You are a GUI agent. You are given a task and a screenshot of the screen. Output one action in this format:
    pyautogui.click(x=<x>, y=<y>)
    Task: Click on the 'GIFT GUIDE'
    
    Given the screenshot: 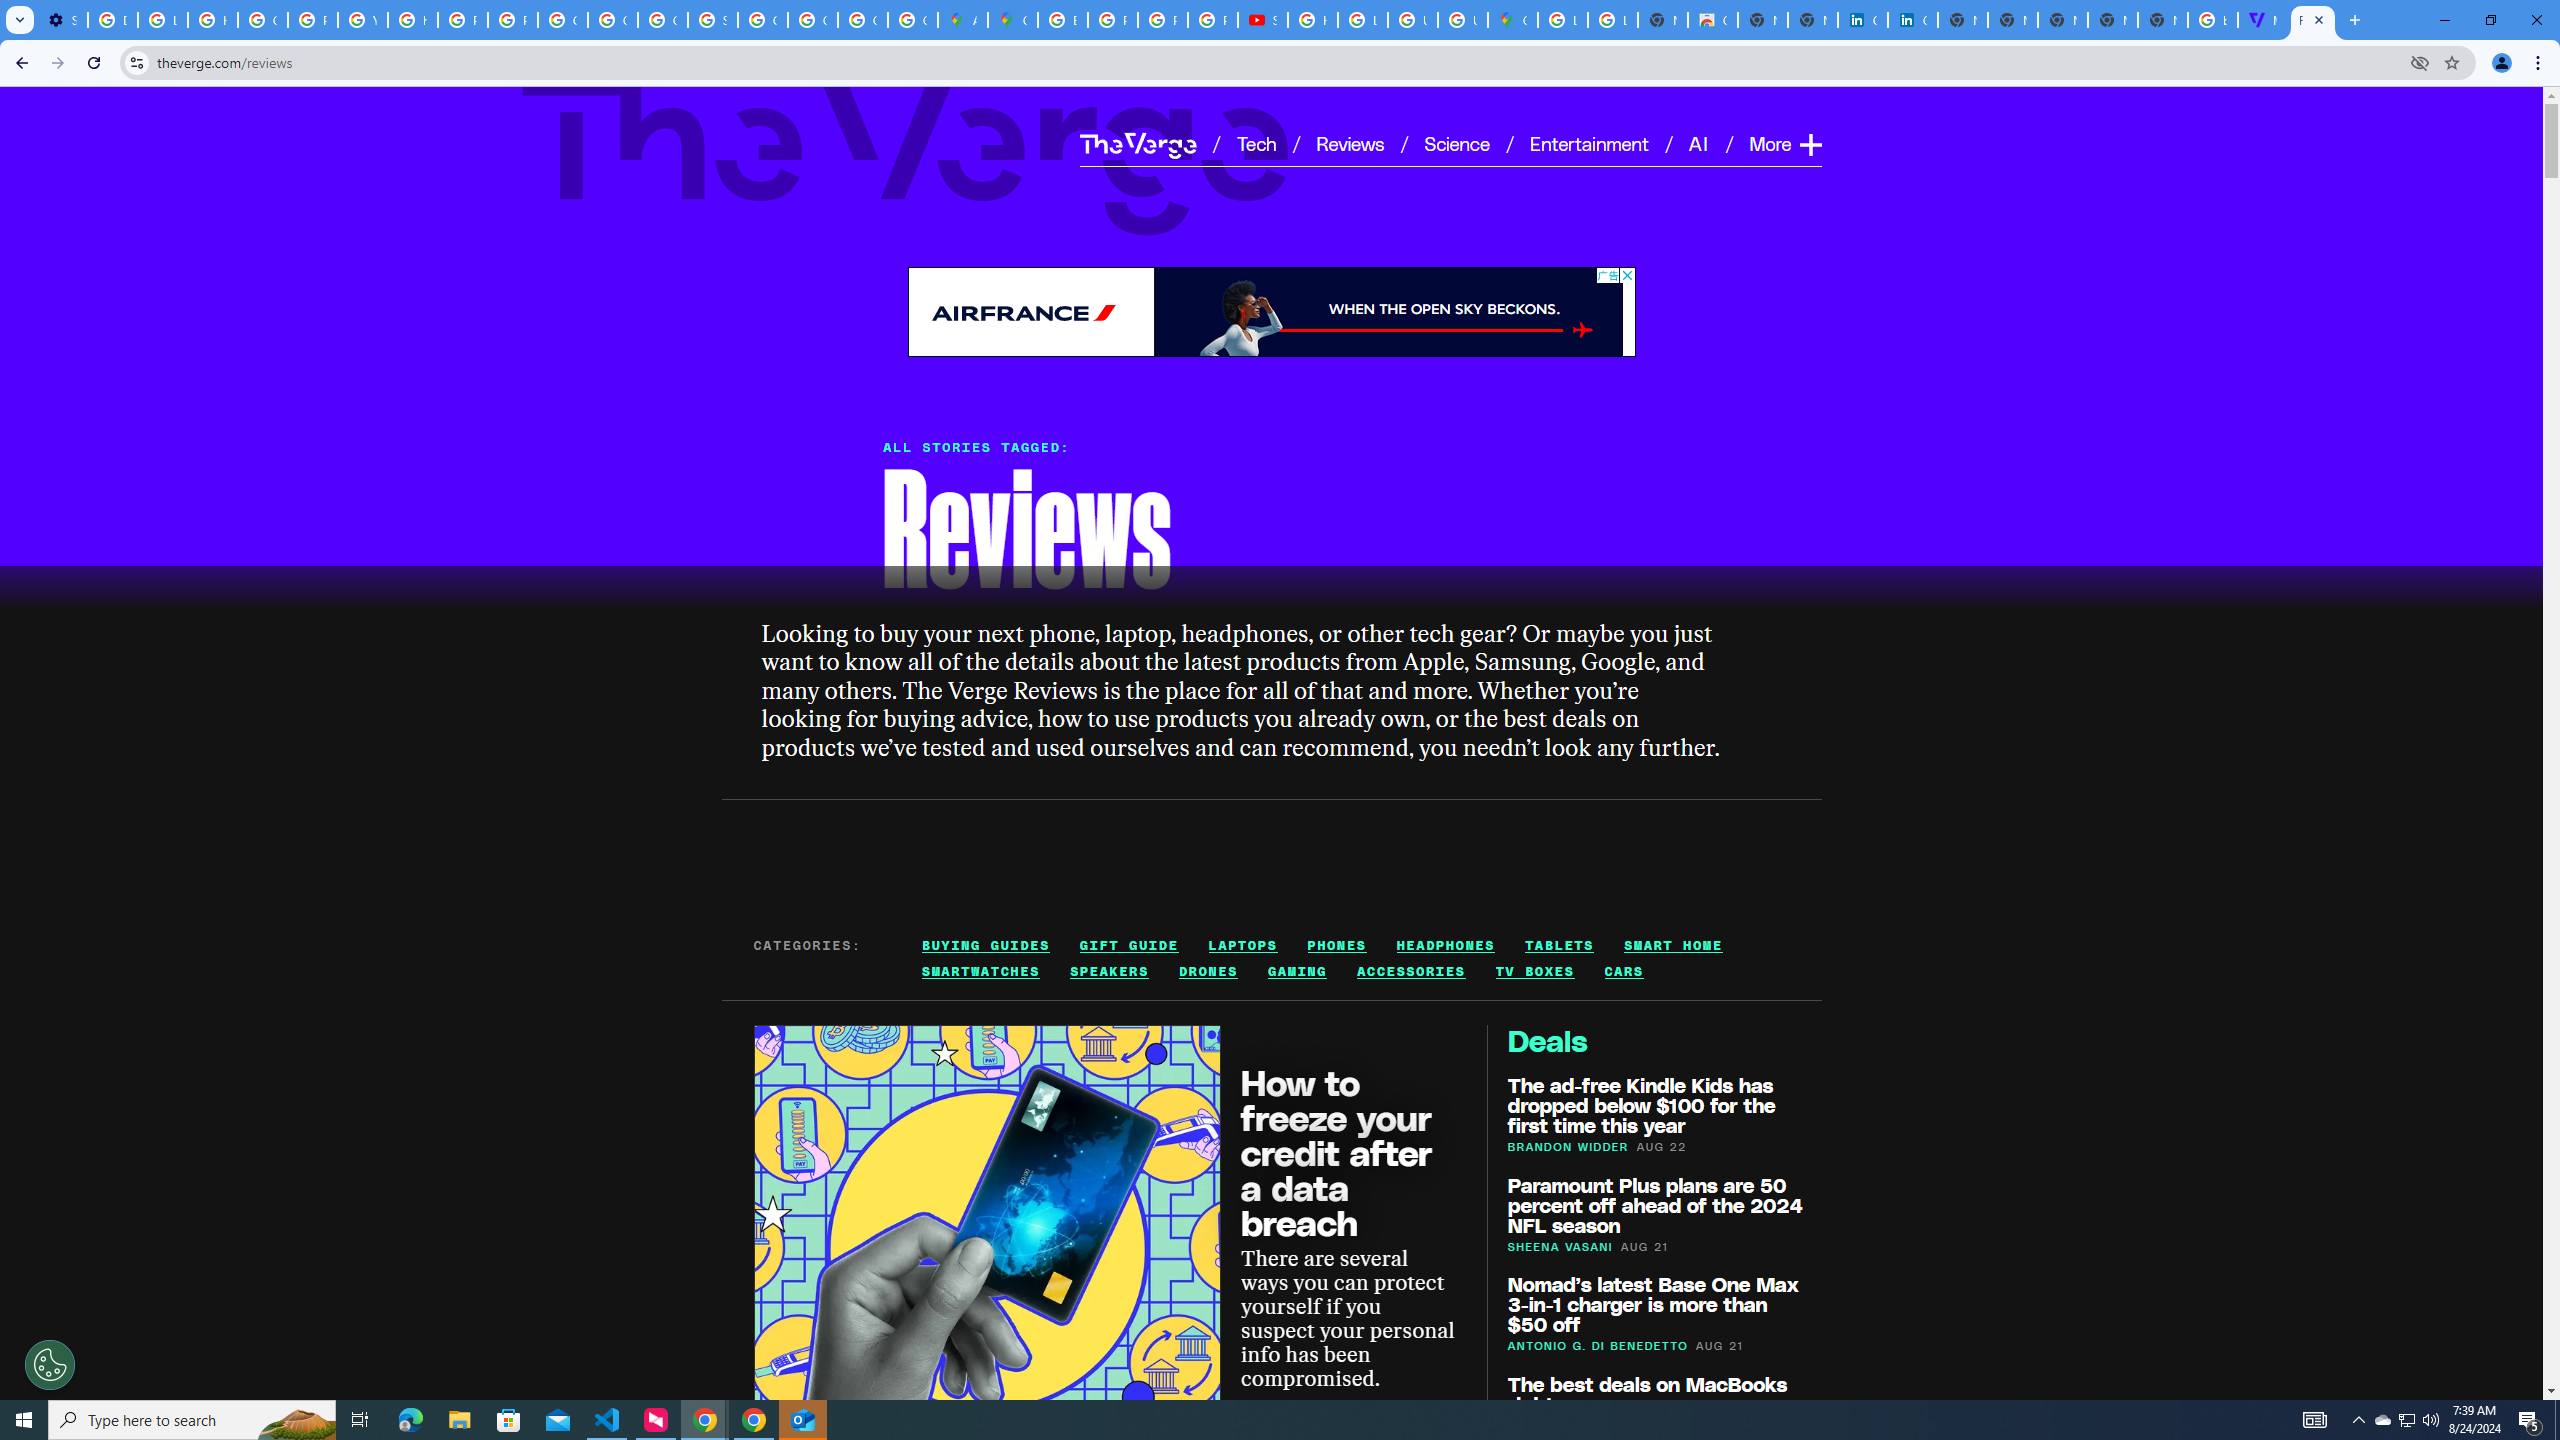 What is the action you would take?
    pyautogui.click(x=1129, y=945)
    